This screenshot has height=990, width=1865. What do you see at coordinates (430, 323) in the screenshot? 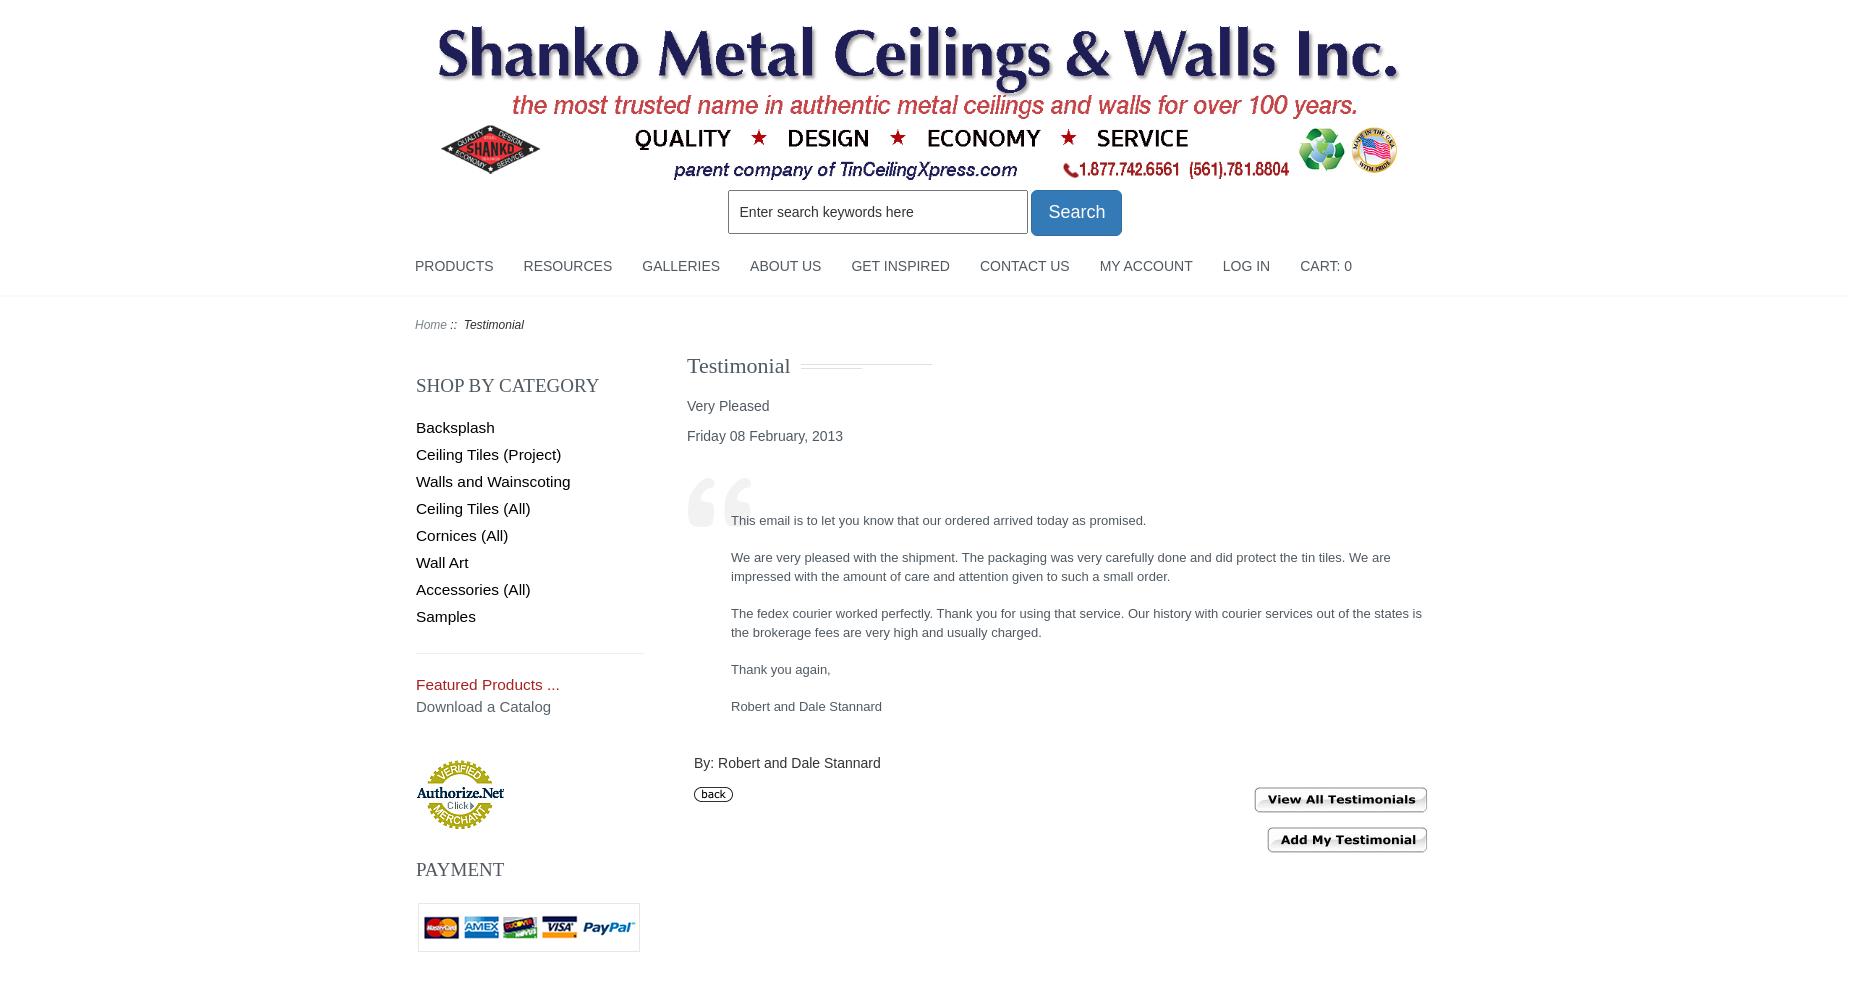
I see `'Home'` at bounding box center [430, 323].